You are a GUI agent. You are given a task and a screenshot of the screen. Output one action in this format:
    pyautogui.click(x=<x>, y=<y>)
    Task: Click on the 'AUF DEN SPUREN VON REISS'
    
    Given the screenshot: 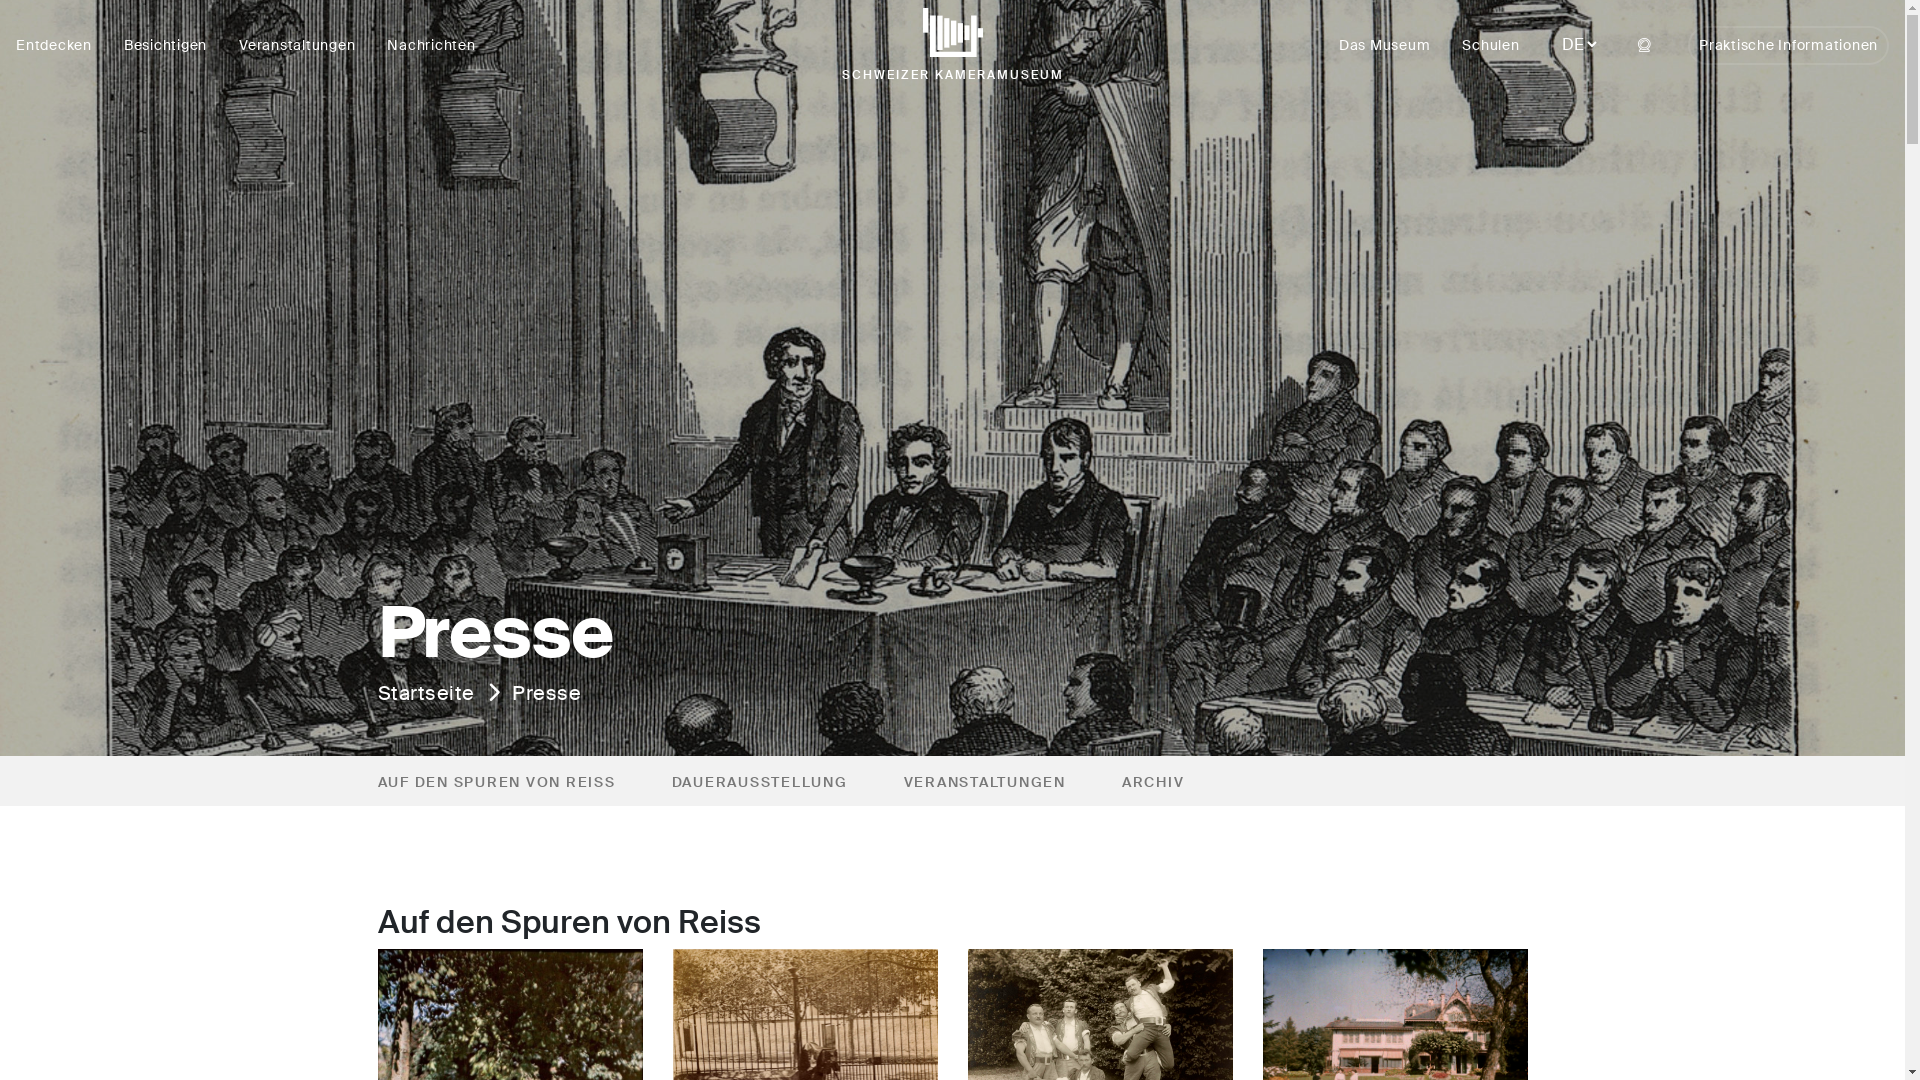 What is the action you would take?
    pyautogui.click(x=497, y=781)
    